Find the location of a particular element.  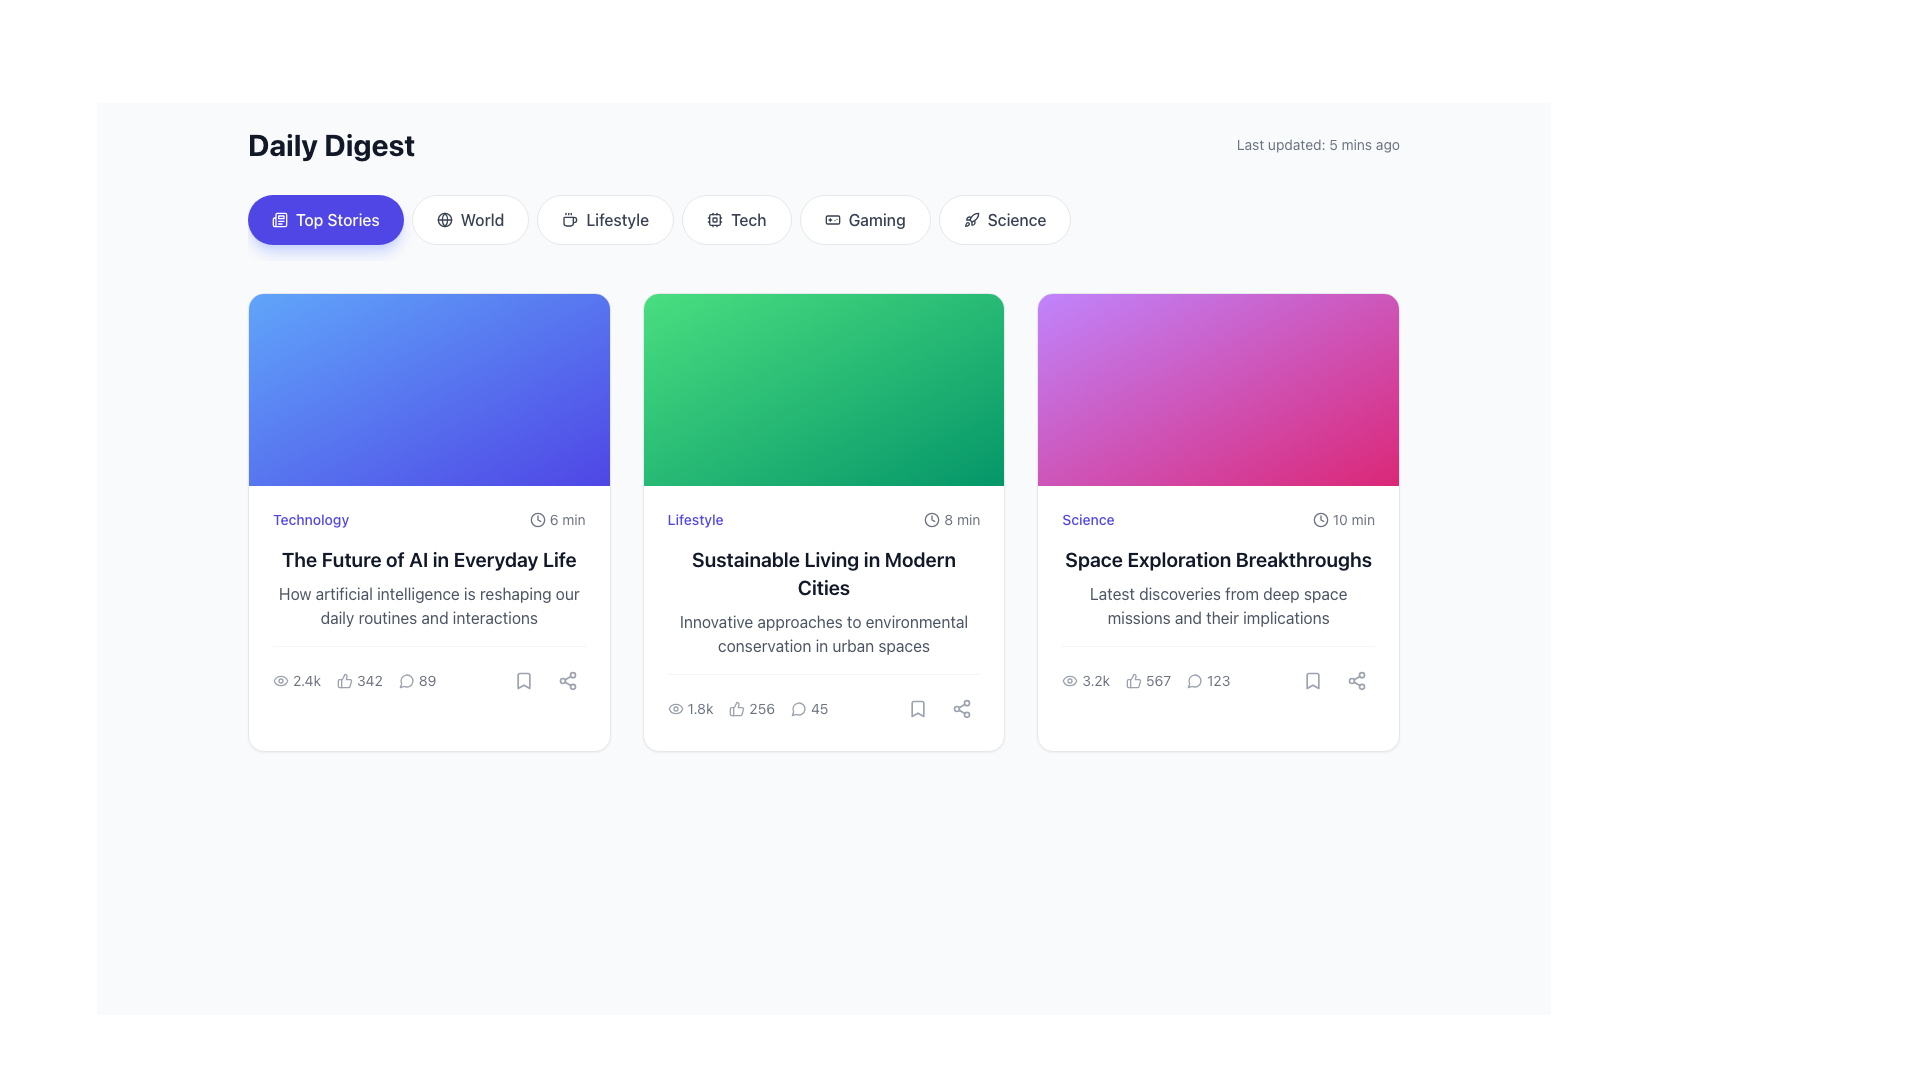

the 'Daily Digest' text header, which is styled in a large, bold sans-serif font and is visually prominent against a light background is located at coordinates (331, 144).